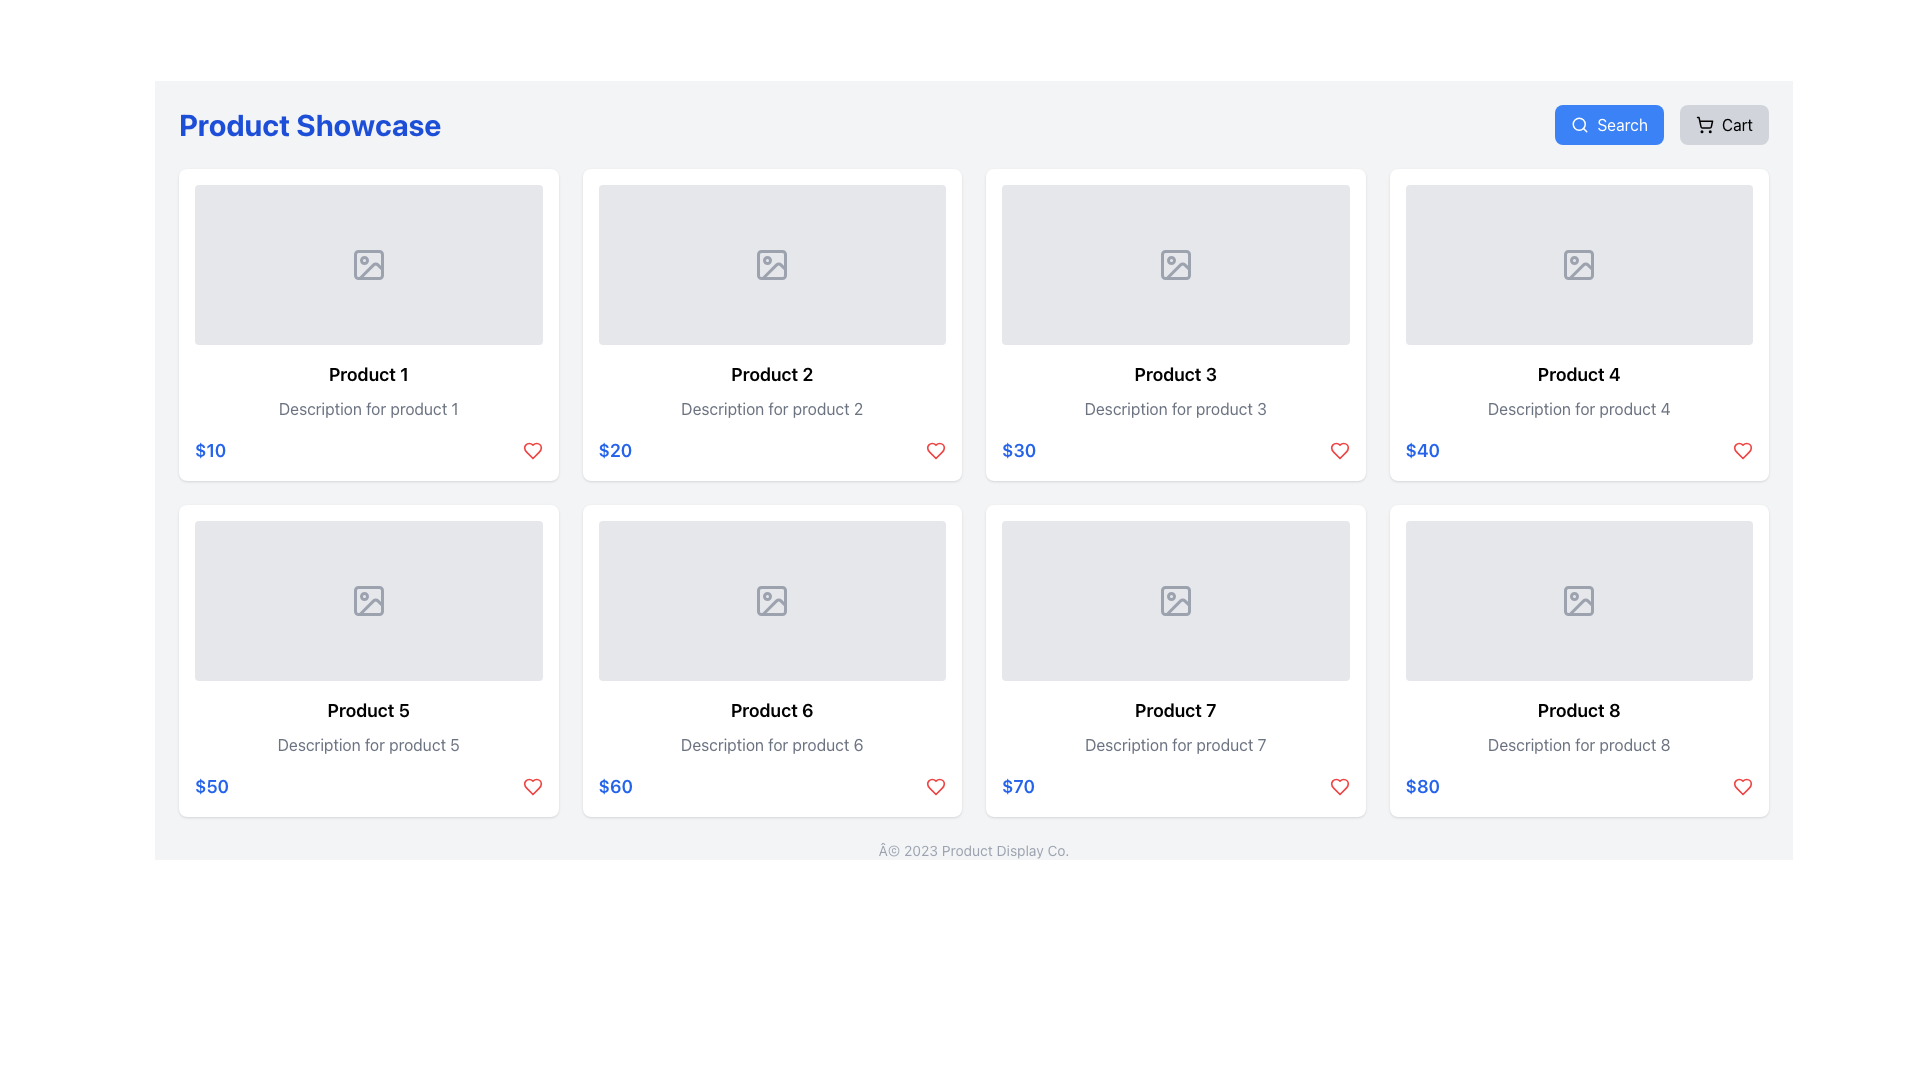 This screenshot has width=1920, height=1080. Describe the element at coordinates (1578, 744) in the screenshot. I see `descriptive text label located in the bottom row, fourth column of the product grid, positioned below the title 'Product 8' and above the displayed price '$80'` at that location.